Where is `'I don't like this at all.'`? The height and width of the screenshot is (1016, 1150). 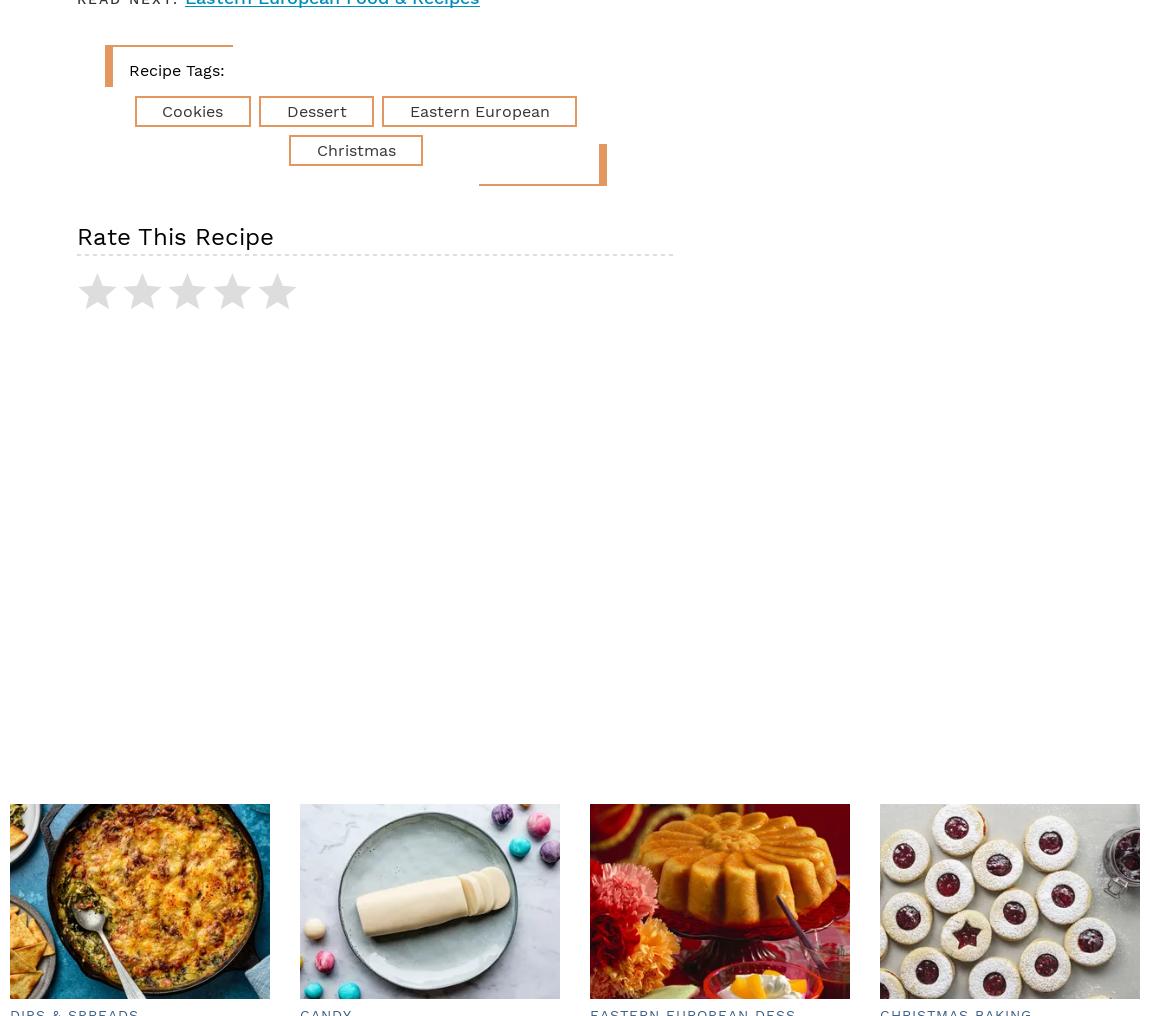 'I don't like this at all.' is located at coordinates (395, 304).